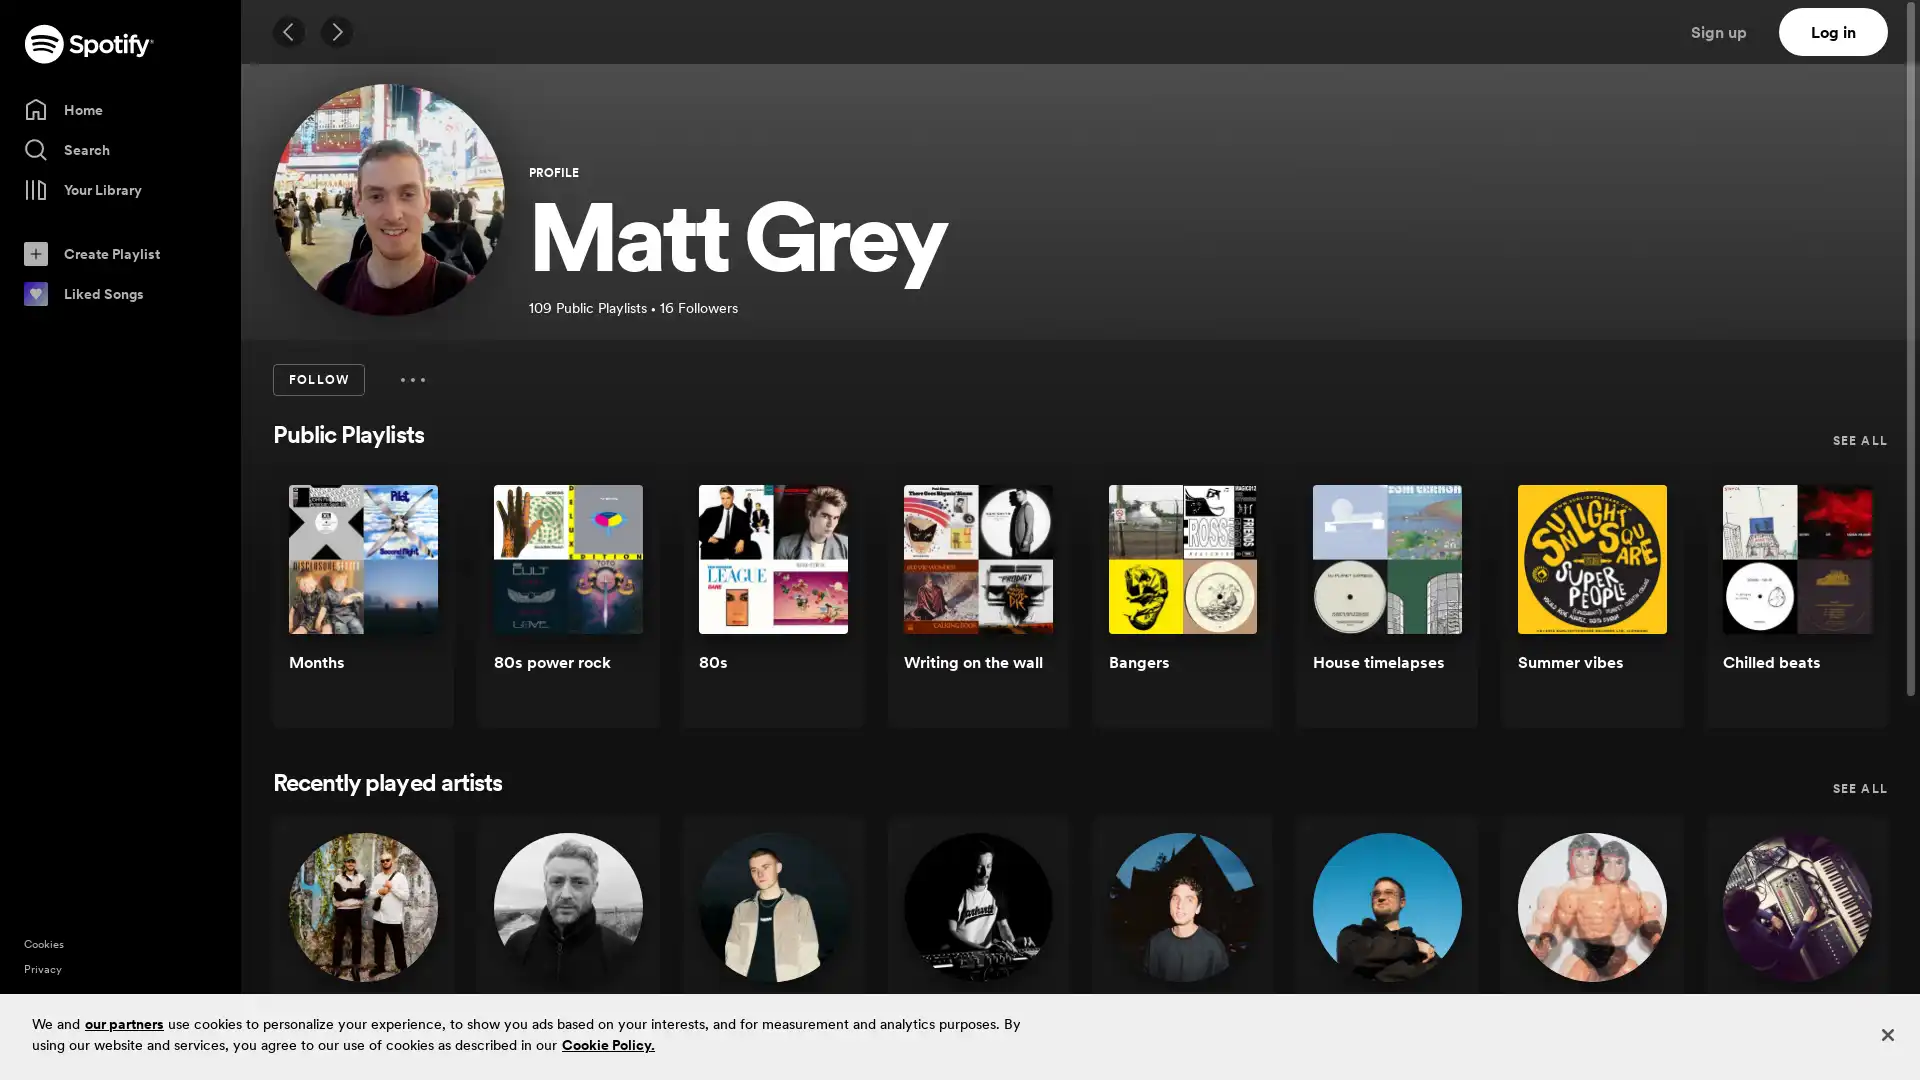 This screenshot has width=1920, height=1080. Describe the element at coordinates (403, 955) in the screenshot. I see `Play 2XM` at that location.